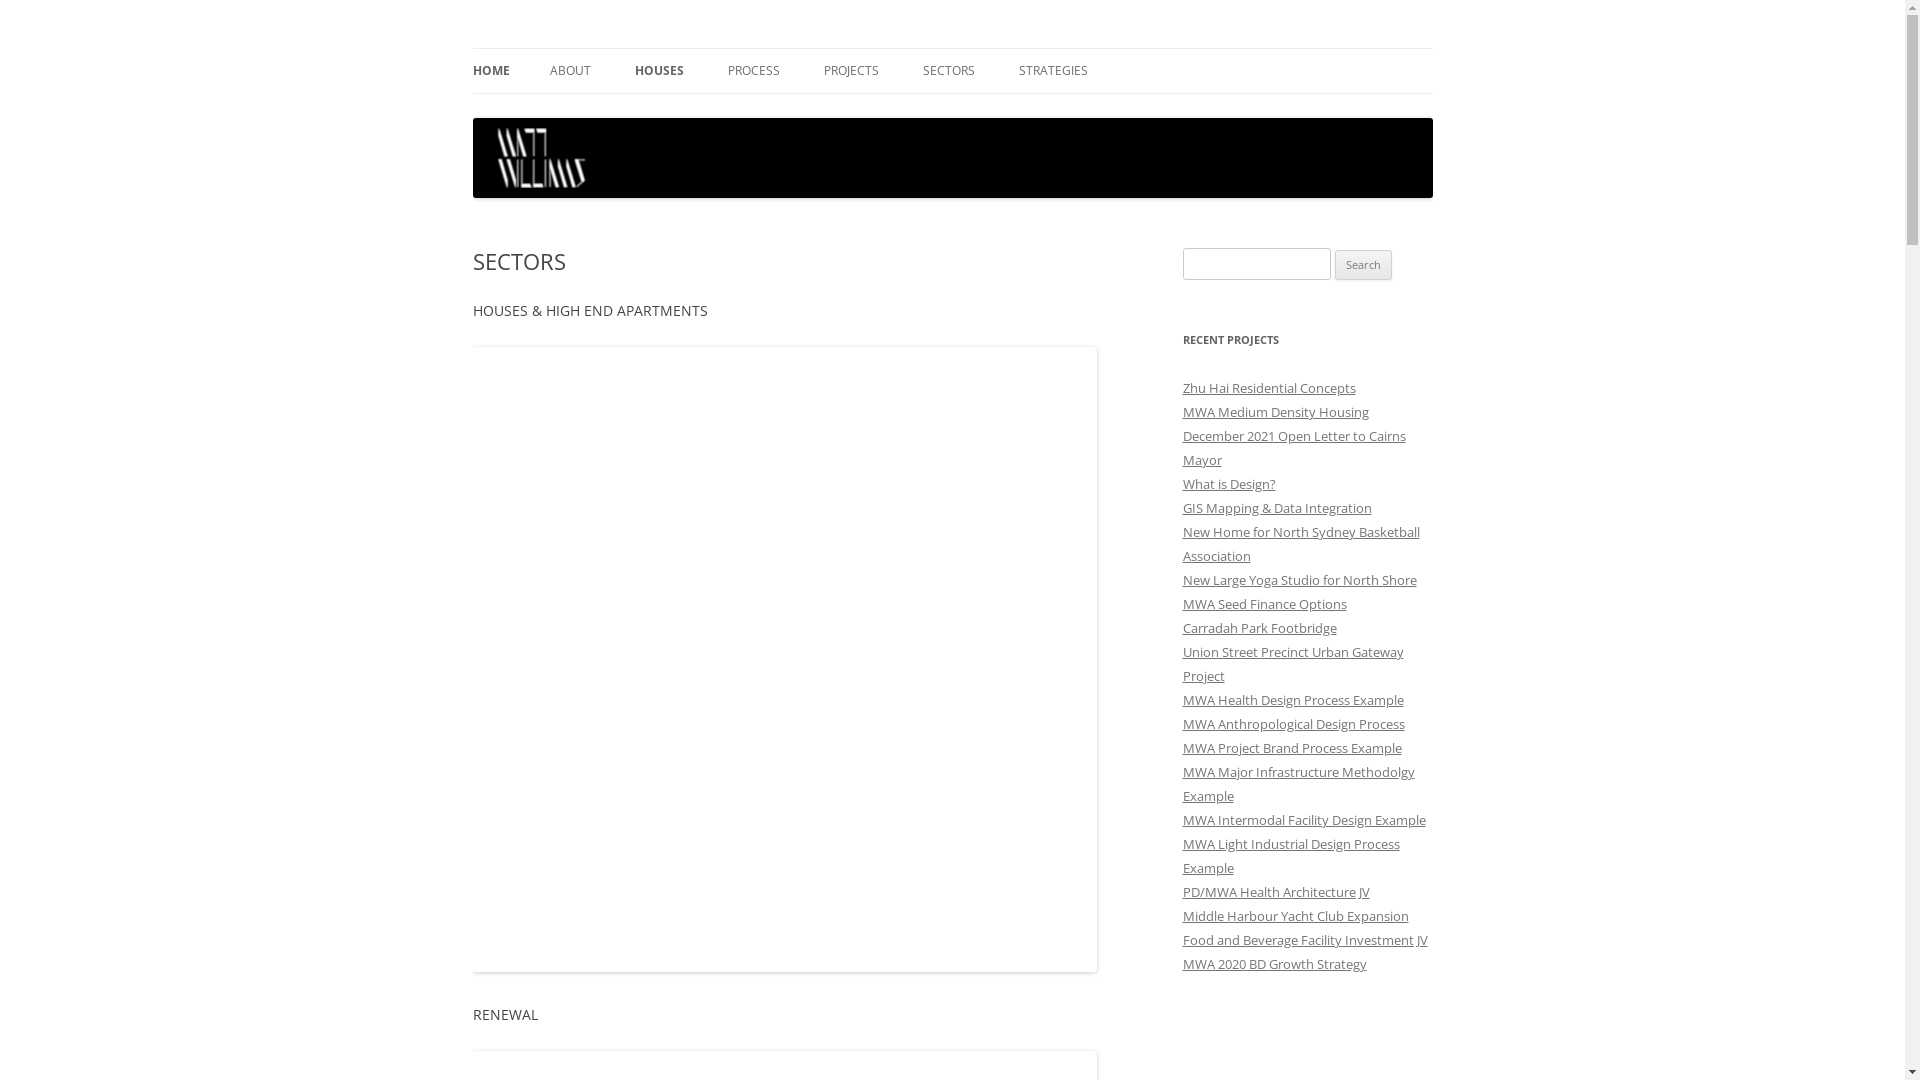  Describe the element at coordinates (1362, 264) in the screenshot. I see `'Search'` at that location.